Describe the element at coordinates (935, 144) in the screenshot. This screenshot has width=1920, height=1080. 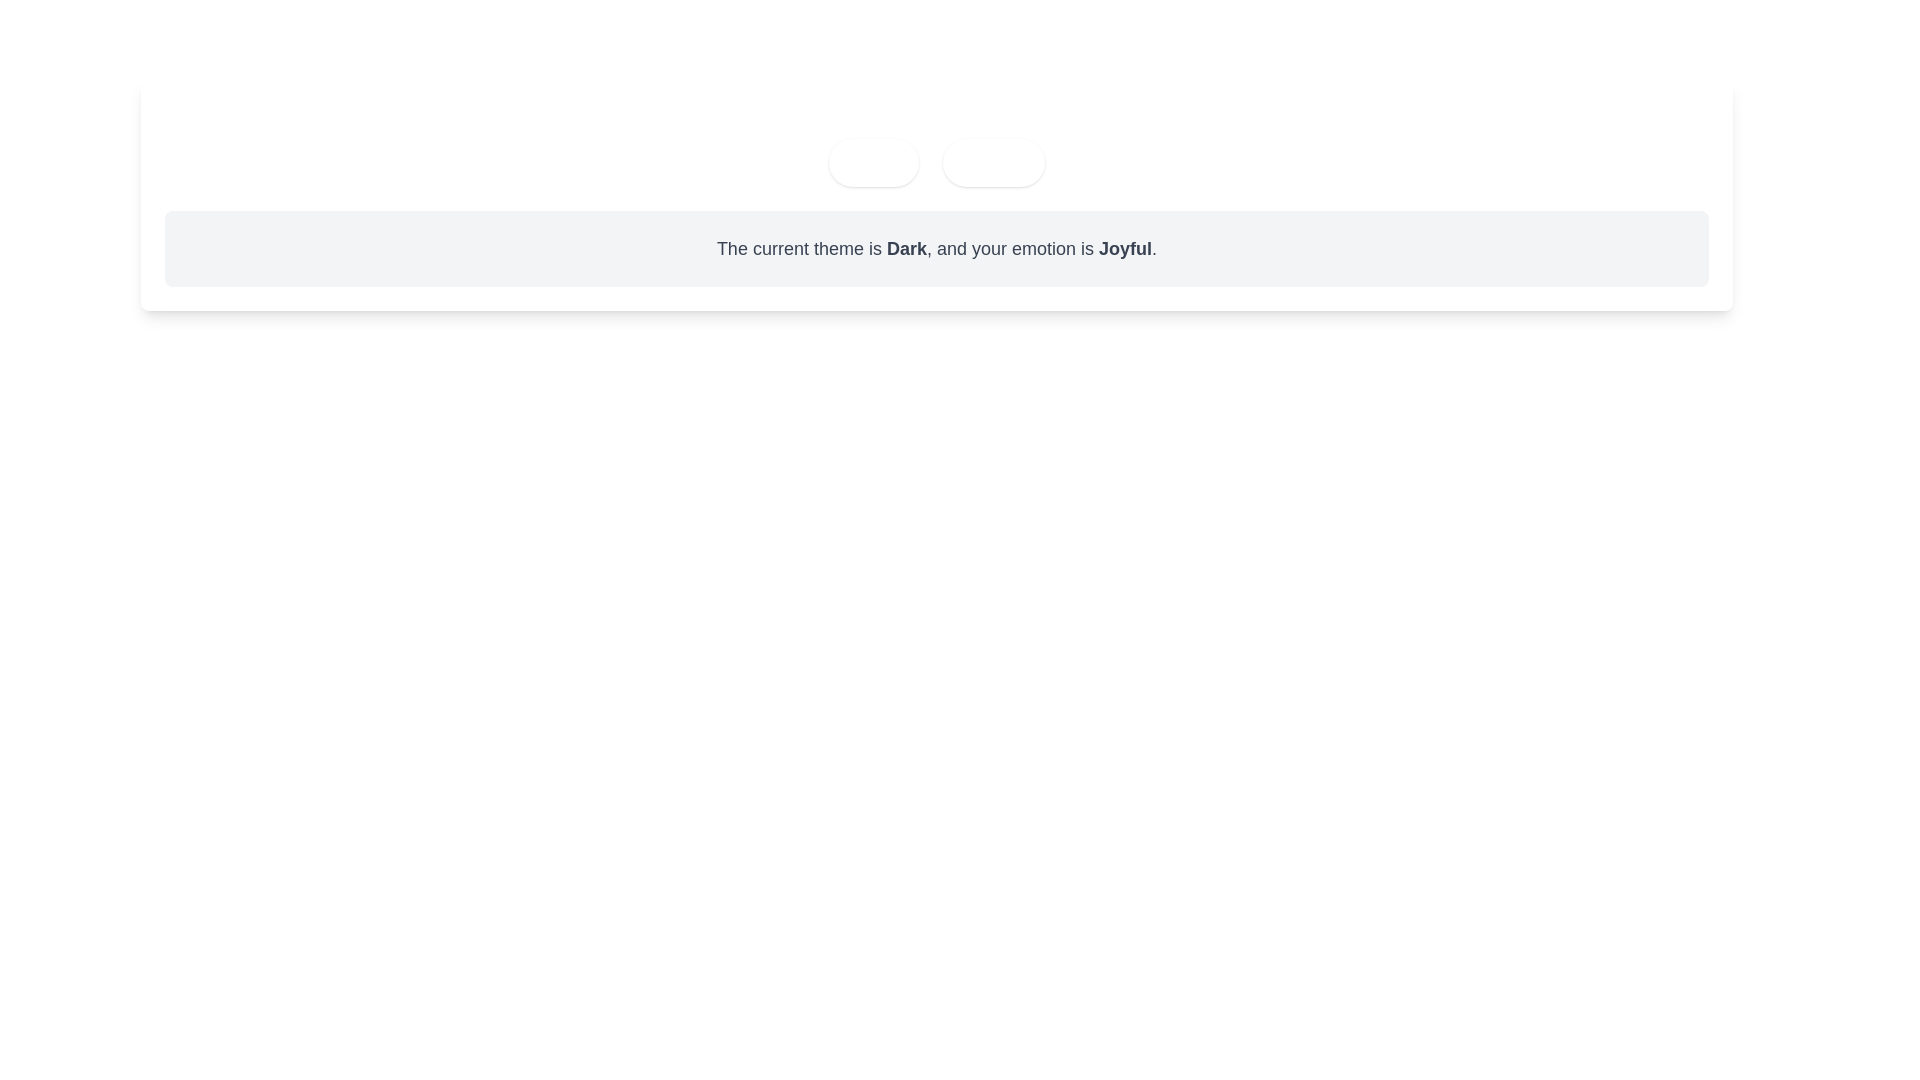
I see `the 'Happy' button in the interactive panel that allows users` at that location.